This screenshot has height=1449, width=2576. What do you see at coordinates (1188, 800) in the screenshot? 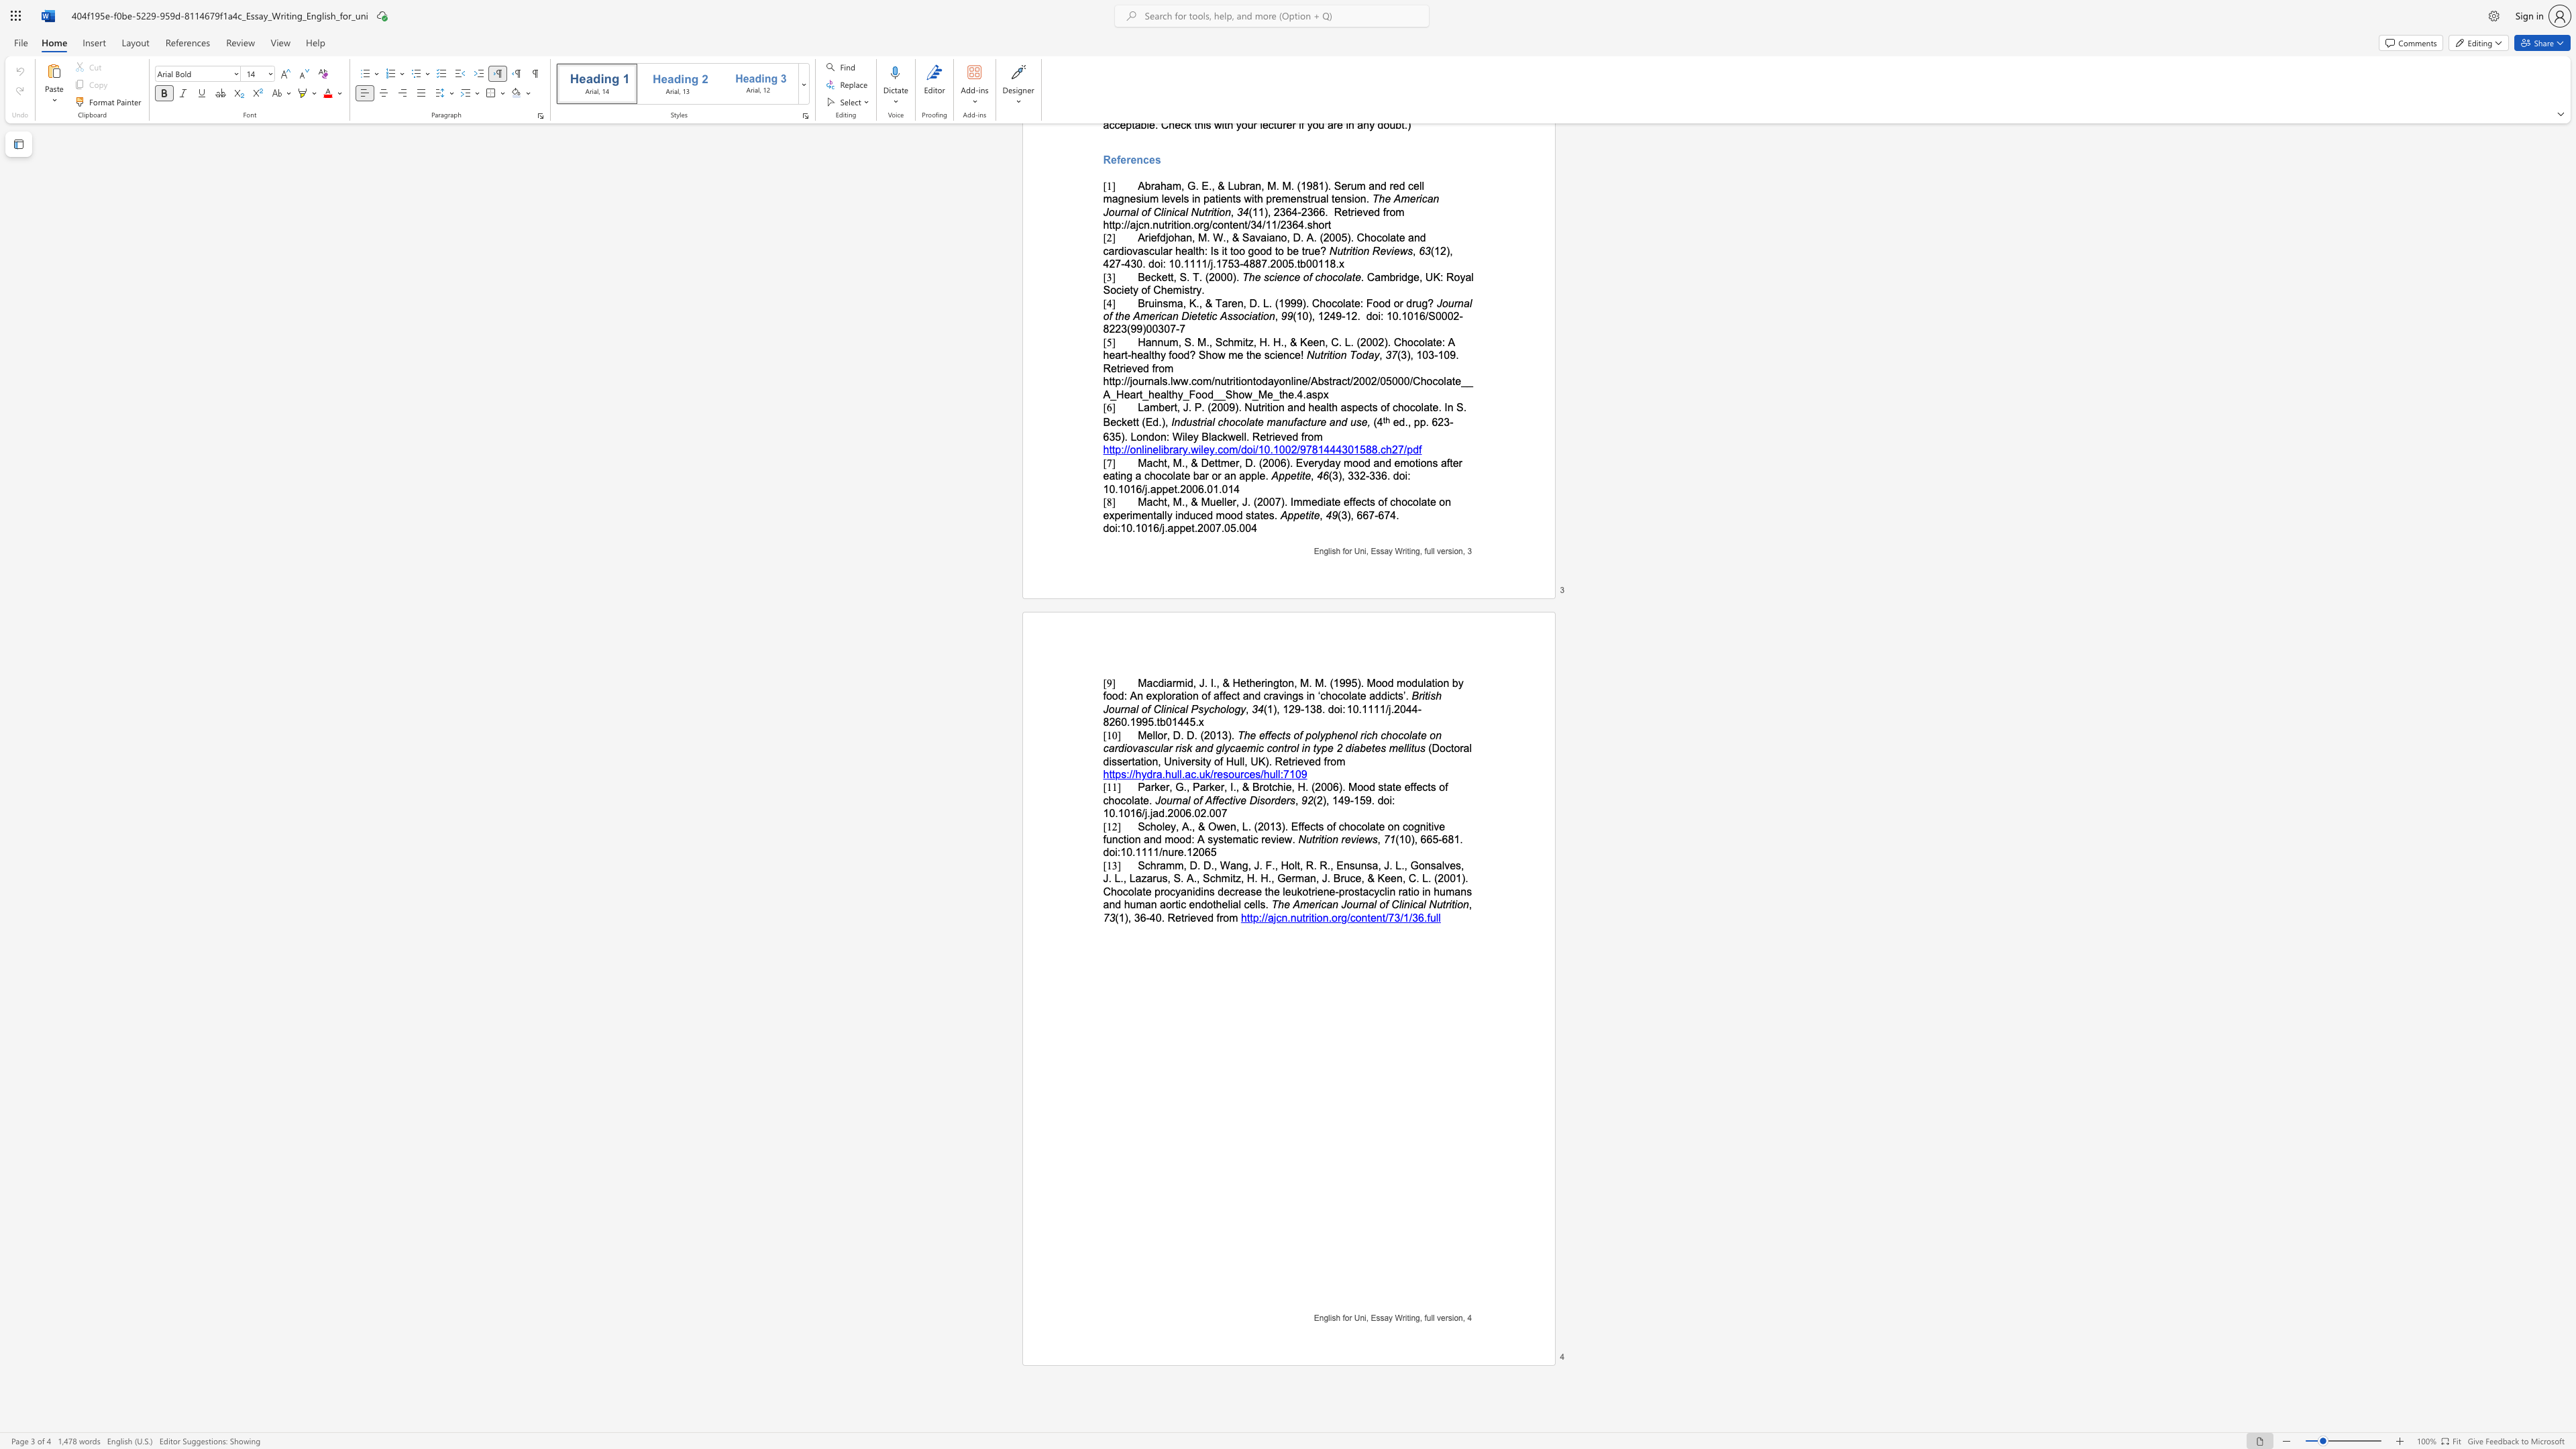
I see `the 1th character "l" in the text` at bounding box center [1188, 800].